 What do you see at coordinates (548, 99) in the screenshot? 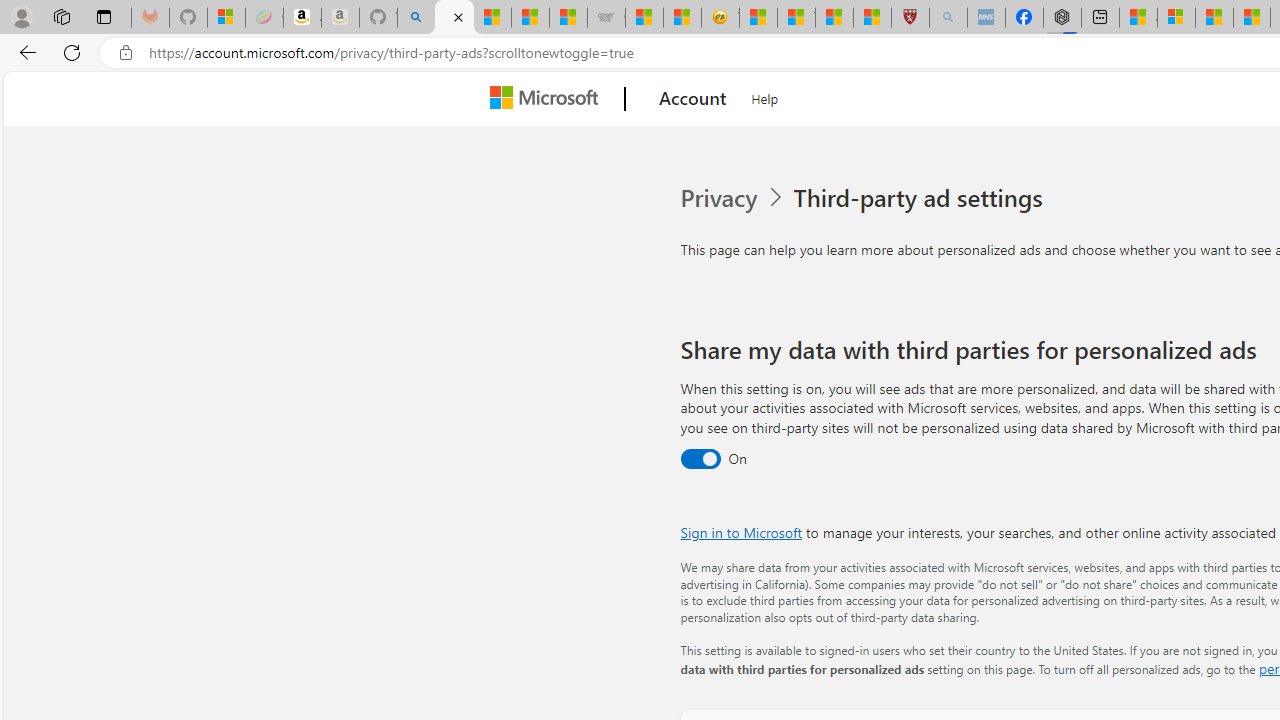
I see `'Microsoft'` at bounding box center [548, 99].